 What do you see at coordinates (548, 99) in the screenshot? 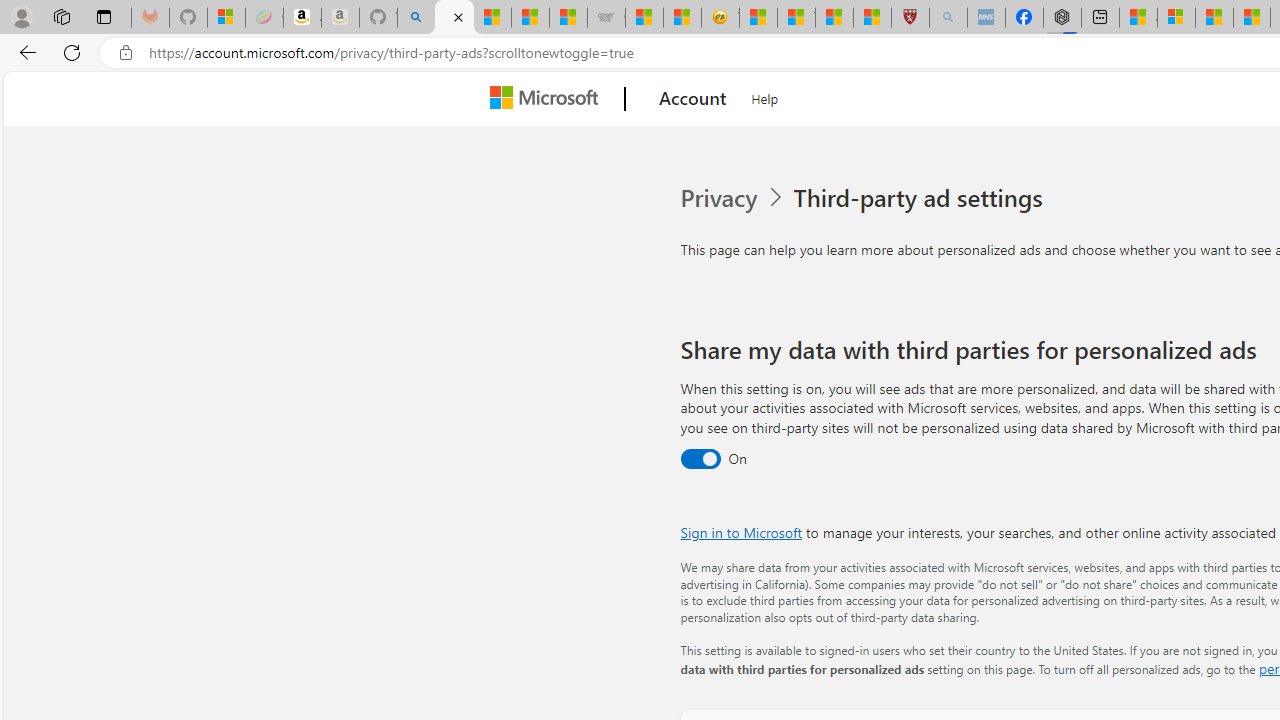
I see `'Microsoft'` at bounding box center [548, 99].